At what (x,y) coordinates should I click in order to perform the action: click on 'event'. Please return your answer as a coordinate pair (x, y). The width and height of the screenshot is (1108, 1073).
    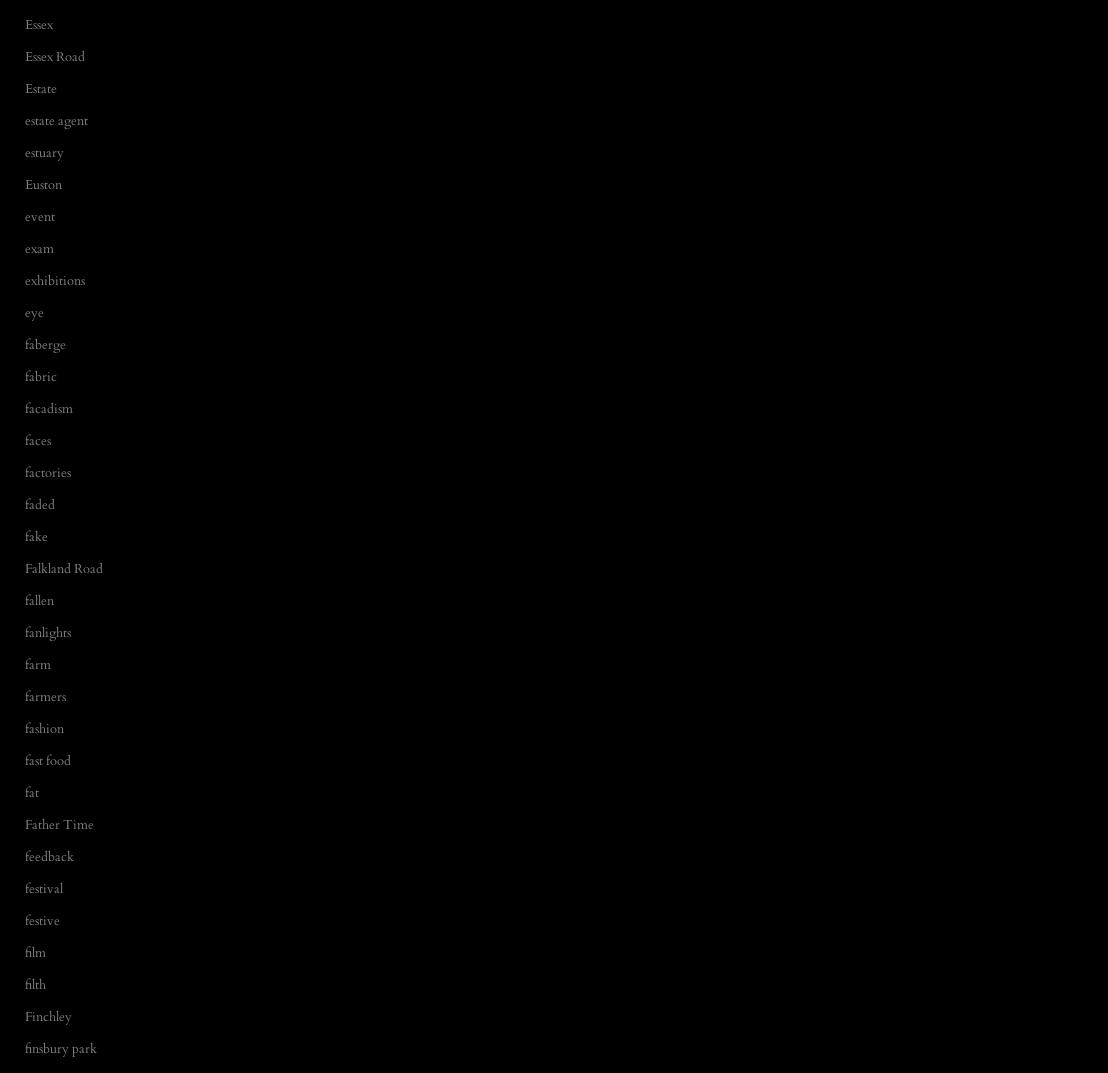
    Looking at the image, I should click on (39, 215).